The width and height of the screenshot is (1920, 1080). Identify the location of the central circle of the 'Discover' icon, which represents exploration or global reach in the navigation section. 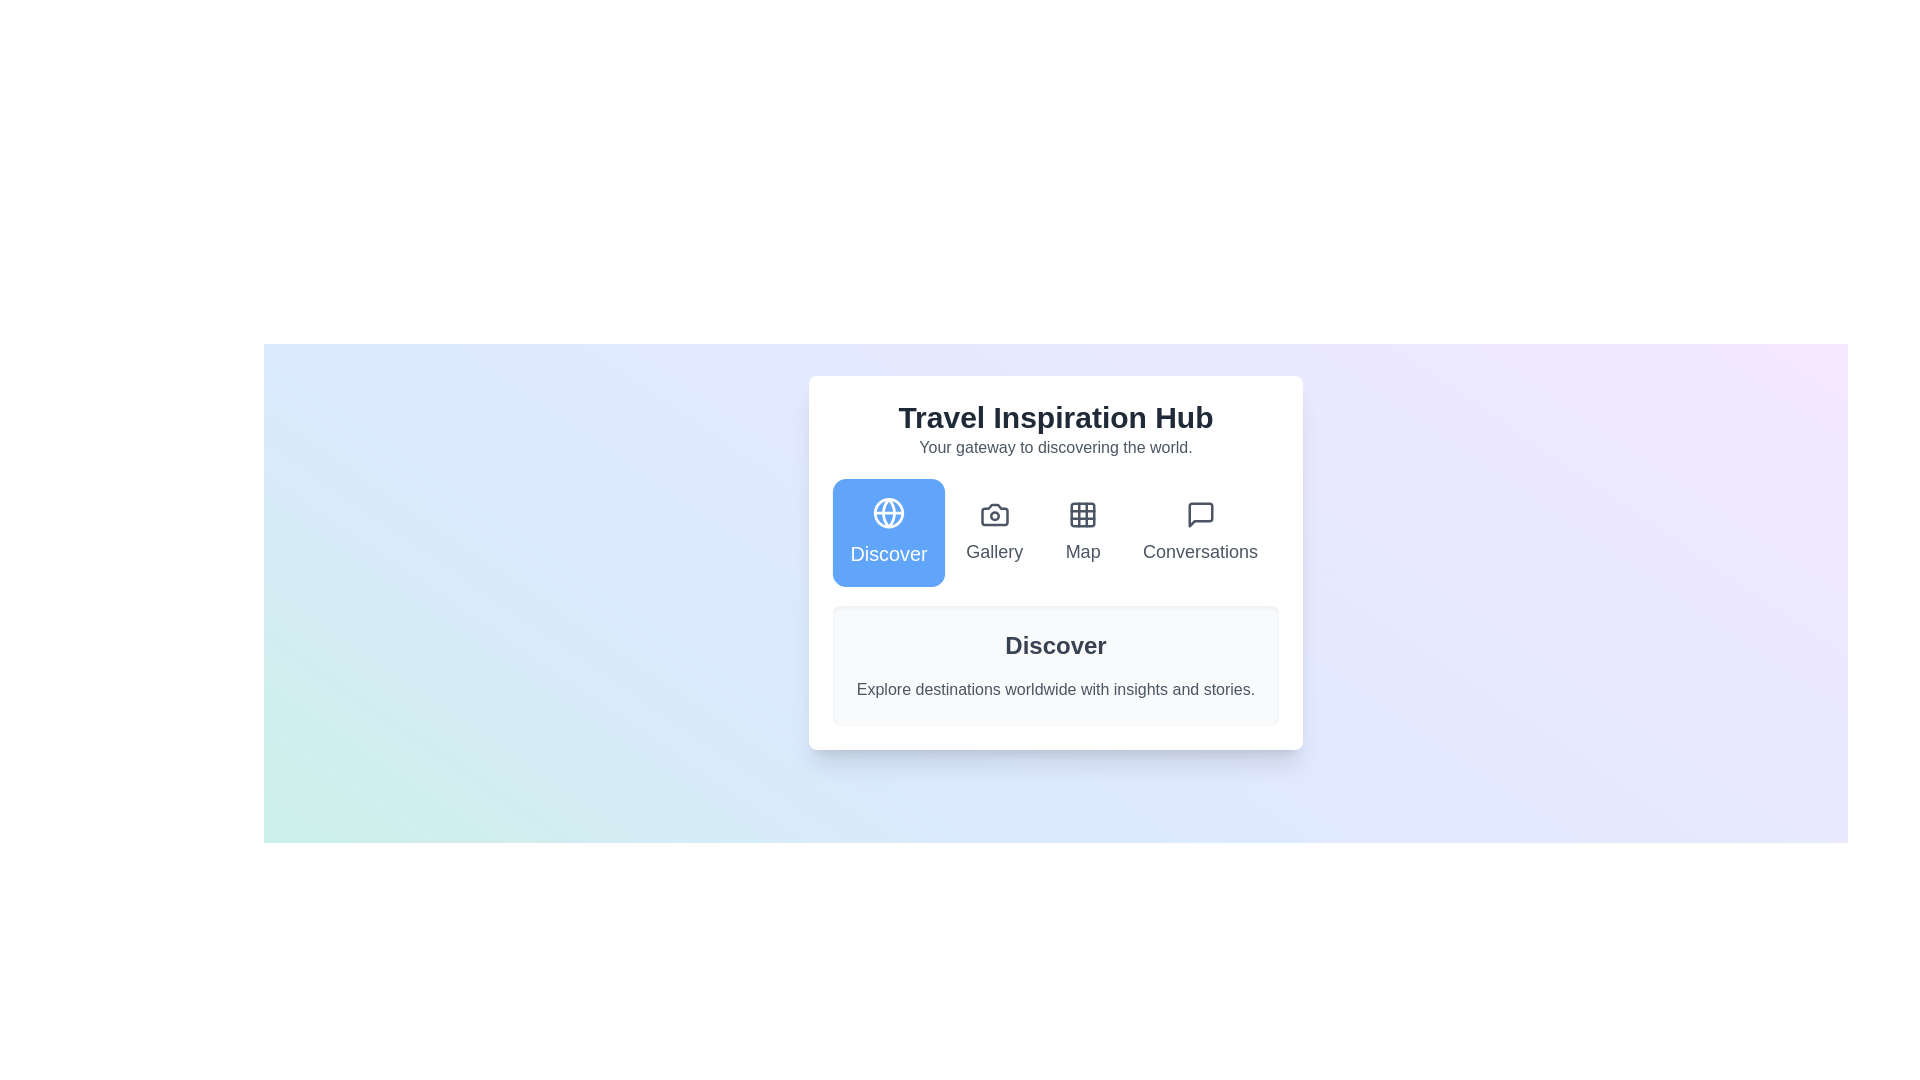
(887, 512).